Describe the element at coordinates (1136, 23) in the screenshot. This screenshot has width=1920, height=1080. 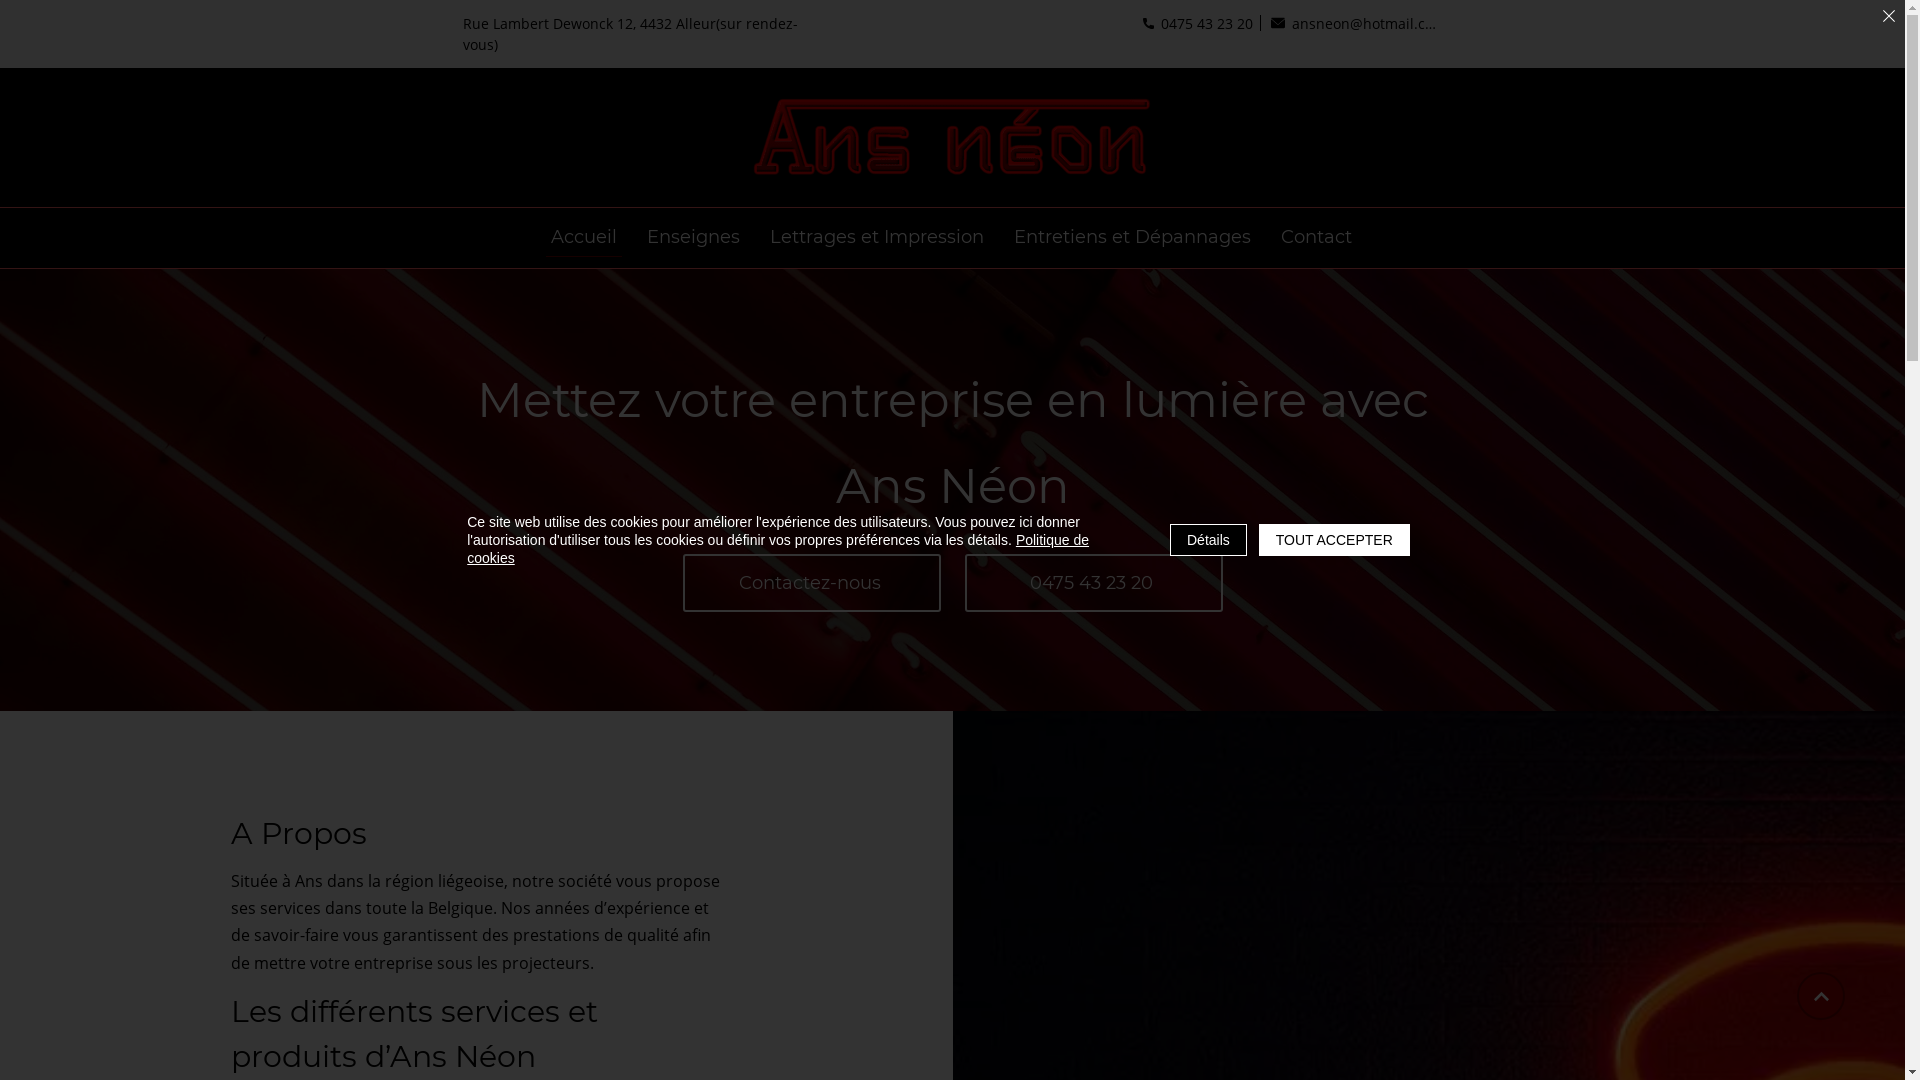
I see `'0475 43 23 20'` at that location.